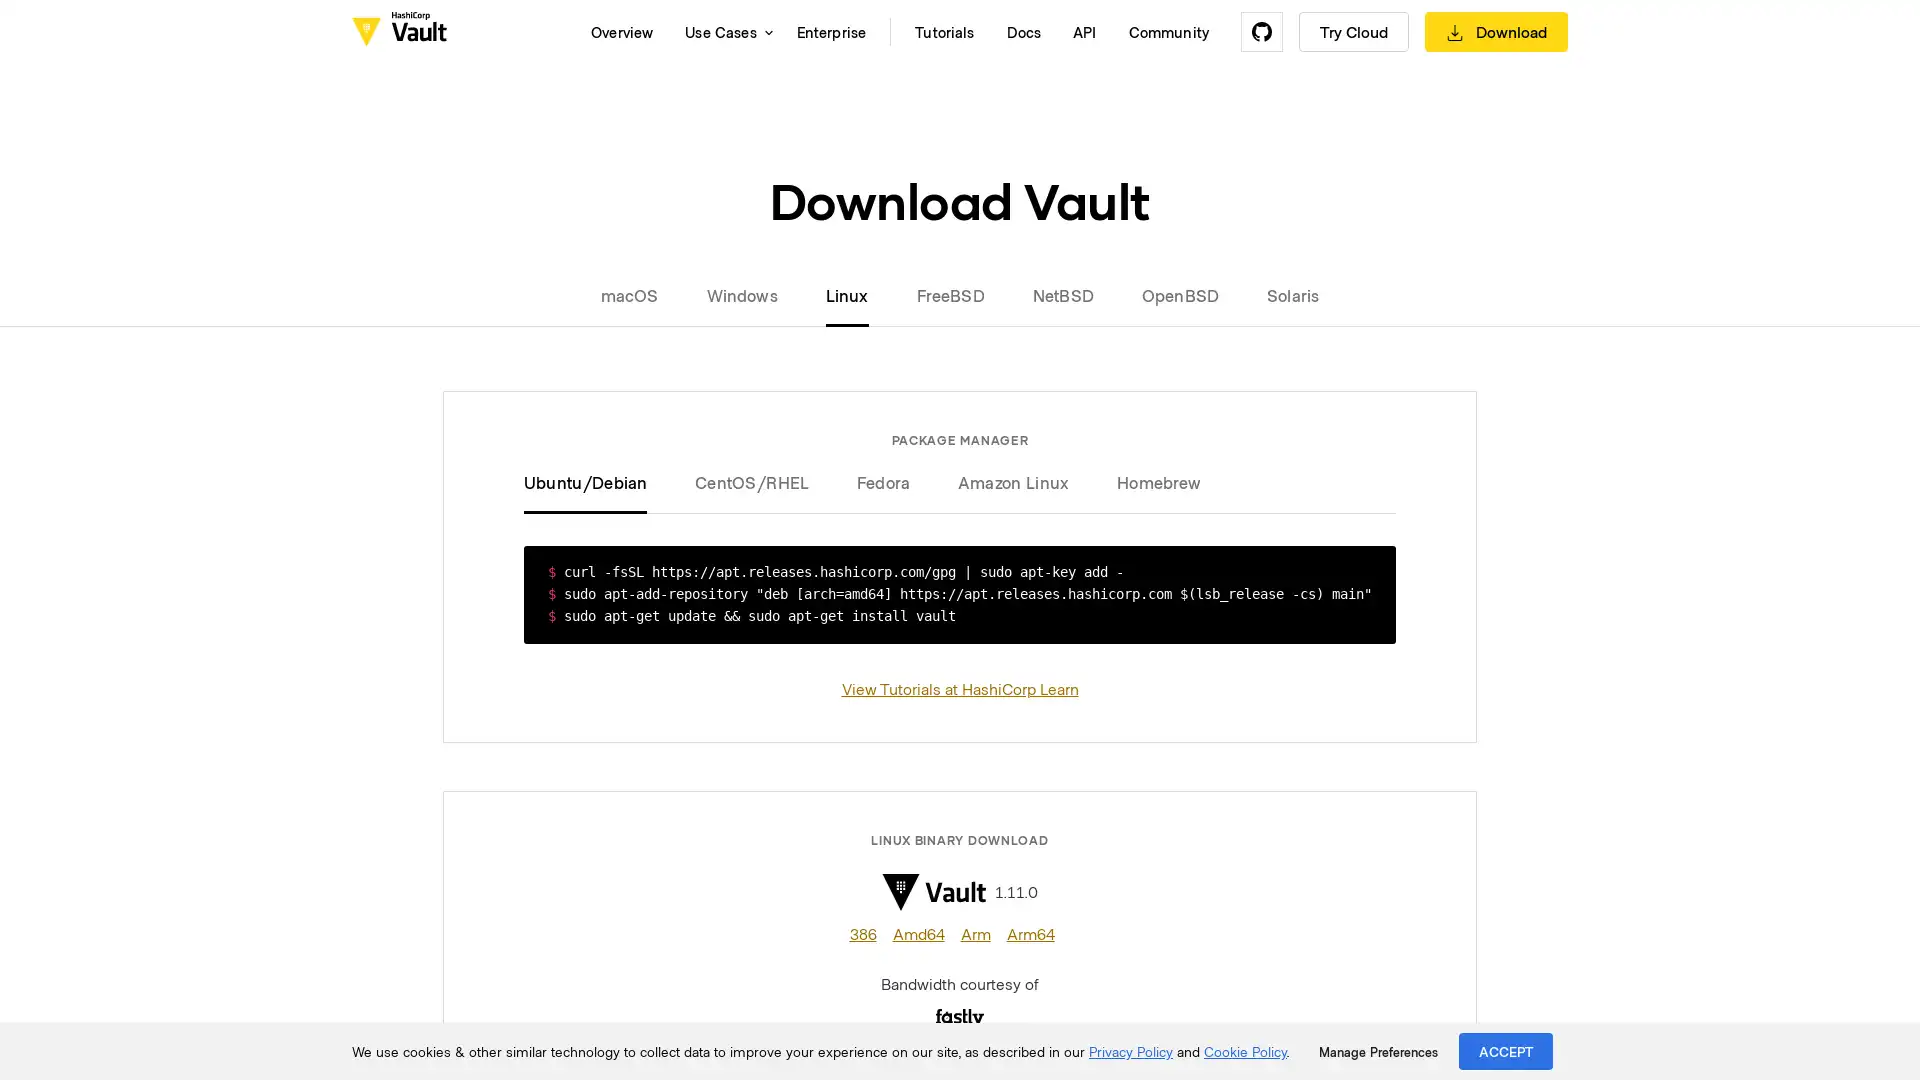 The width and height of the screenshot is (1920, 1080). Describe the element at coordinates (1180, 294) in the screenshot. I see `OpenBSD` at that location.